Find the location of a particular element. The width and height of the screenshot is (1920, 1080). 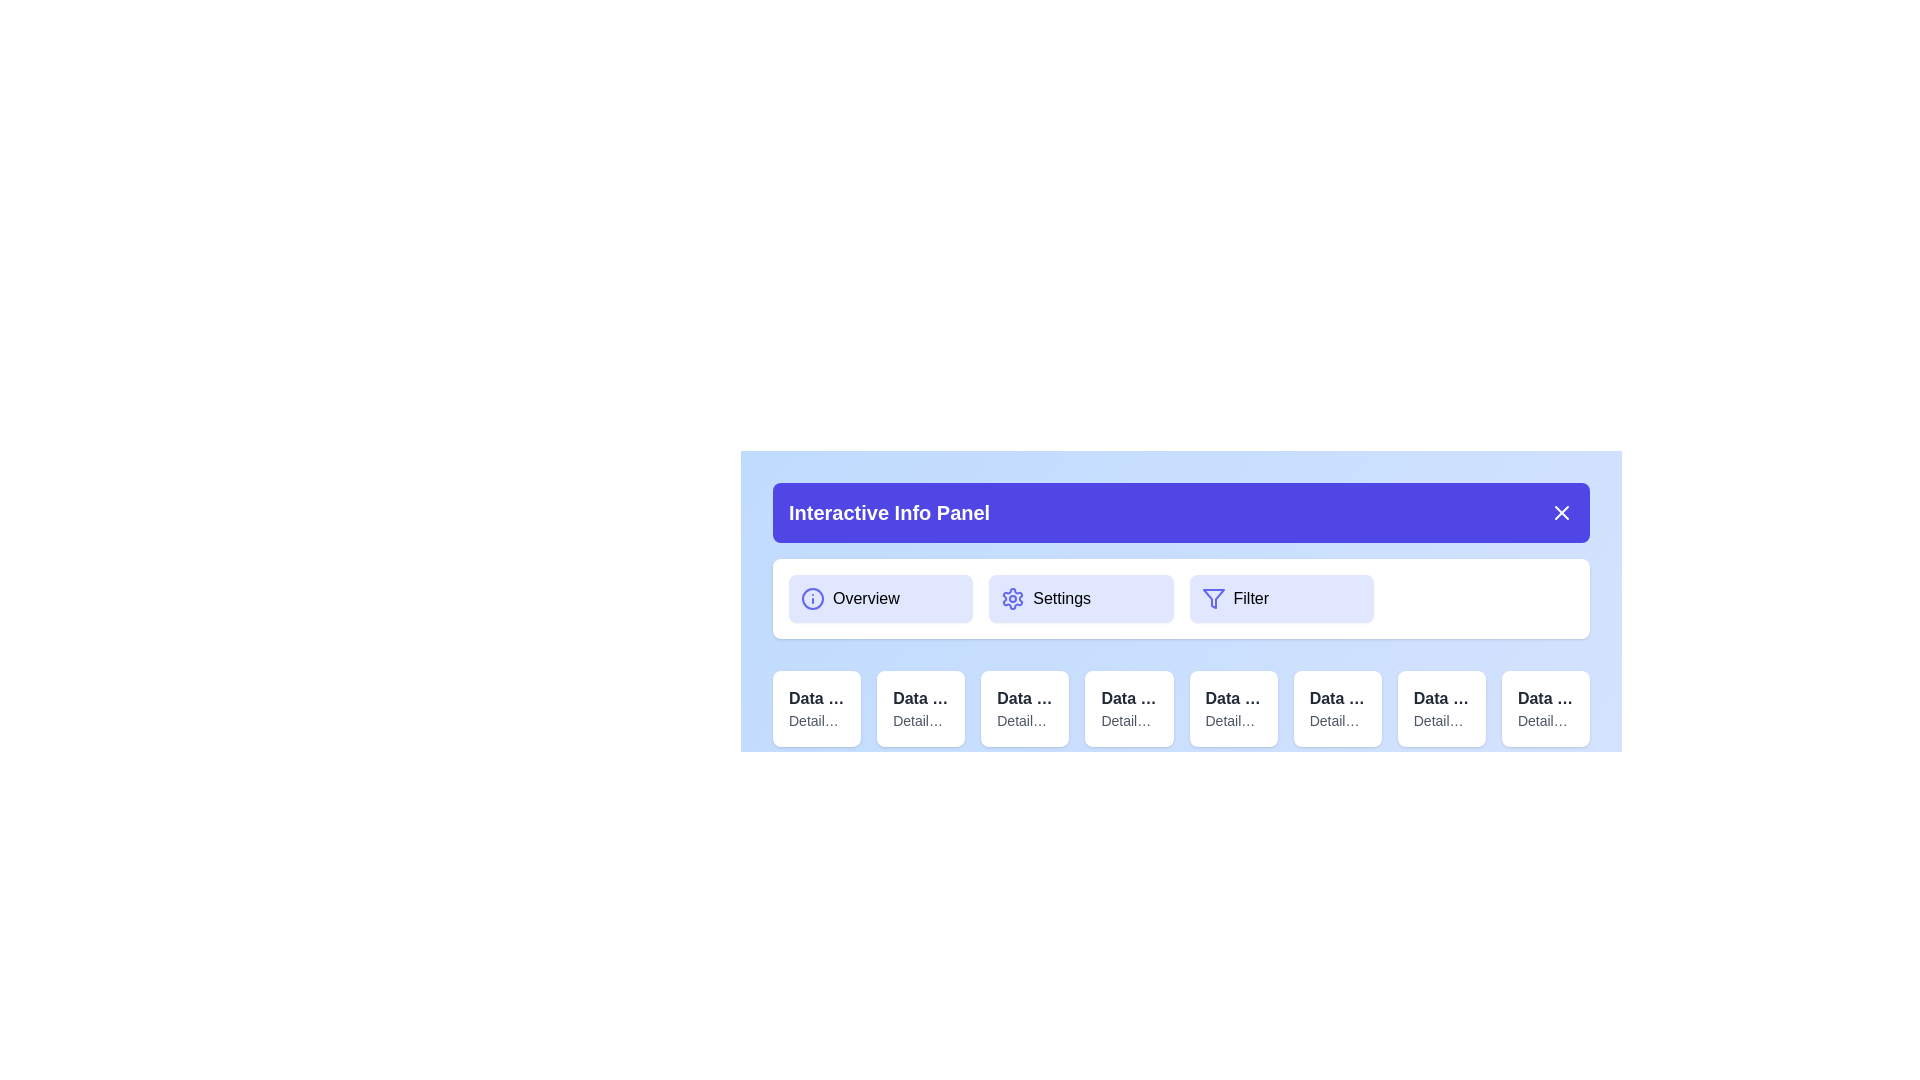

the Settings button in the navigation panel is located at coordinates (1079, 597).